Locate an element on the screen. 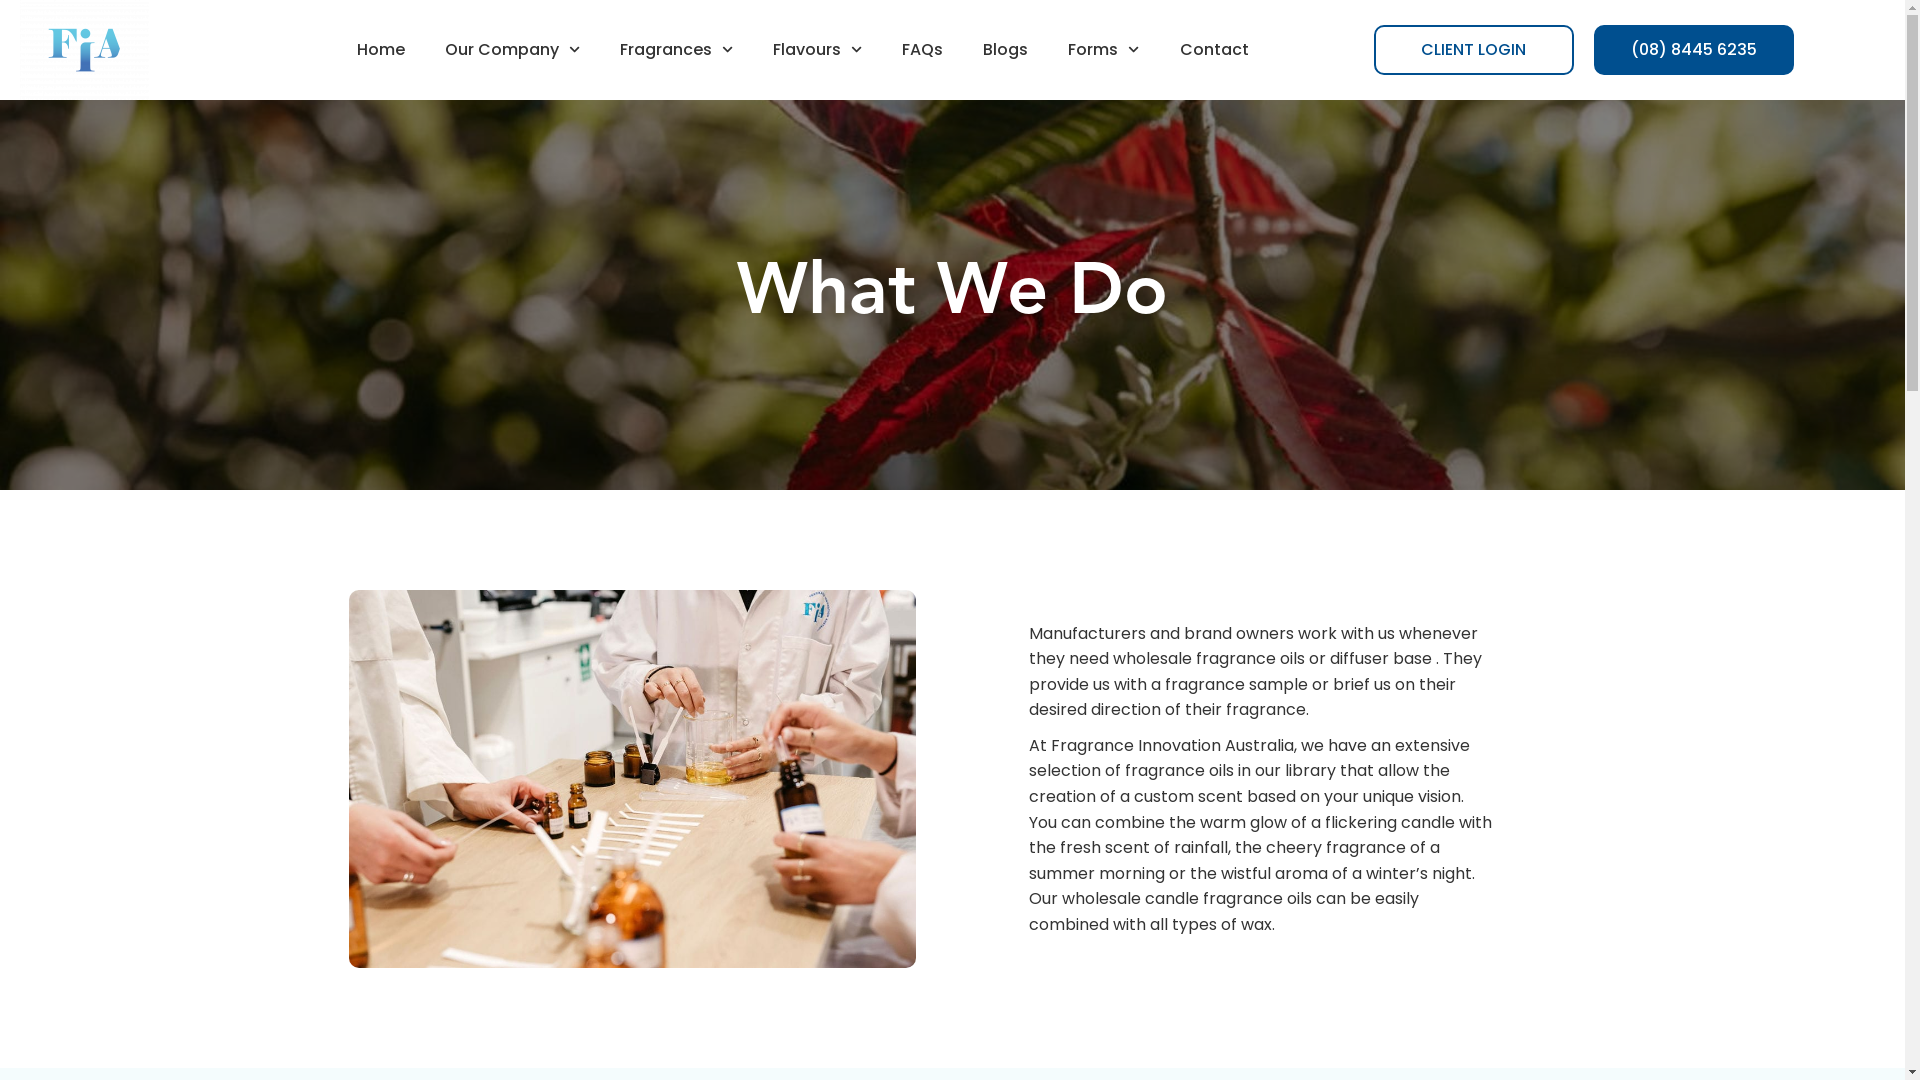  'logo' is located at coordinates (83, 49).